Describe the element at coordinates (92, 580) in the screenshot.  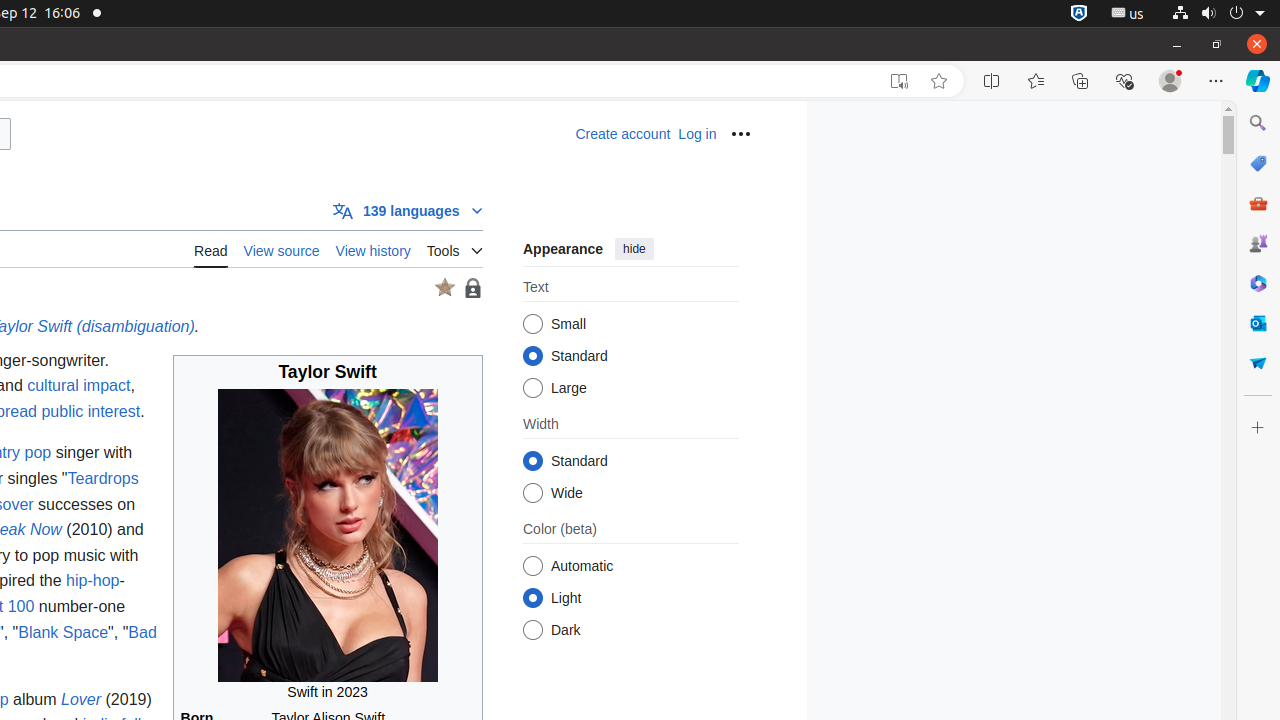
I see `'hip-hop'` at that location.